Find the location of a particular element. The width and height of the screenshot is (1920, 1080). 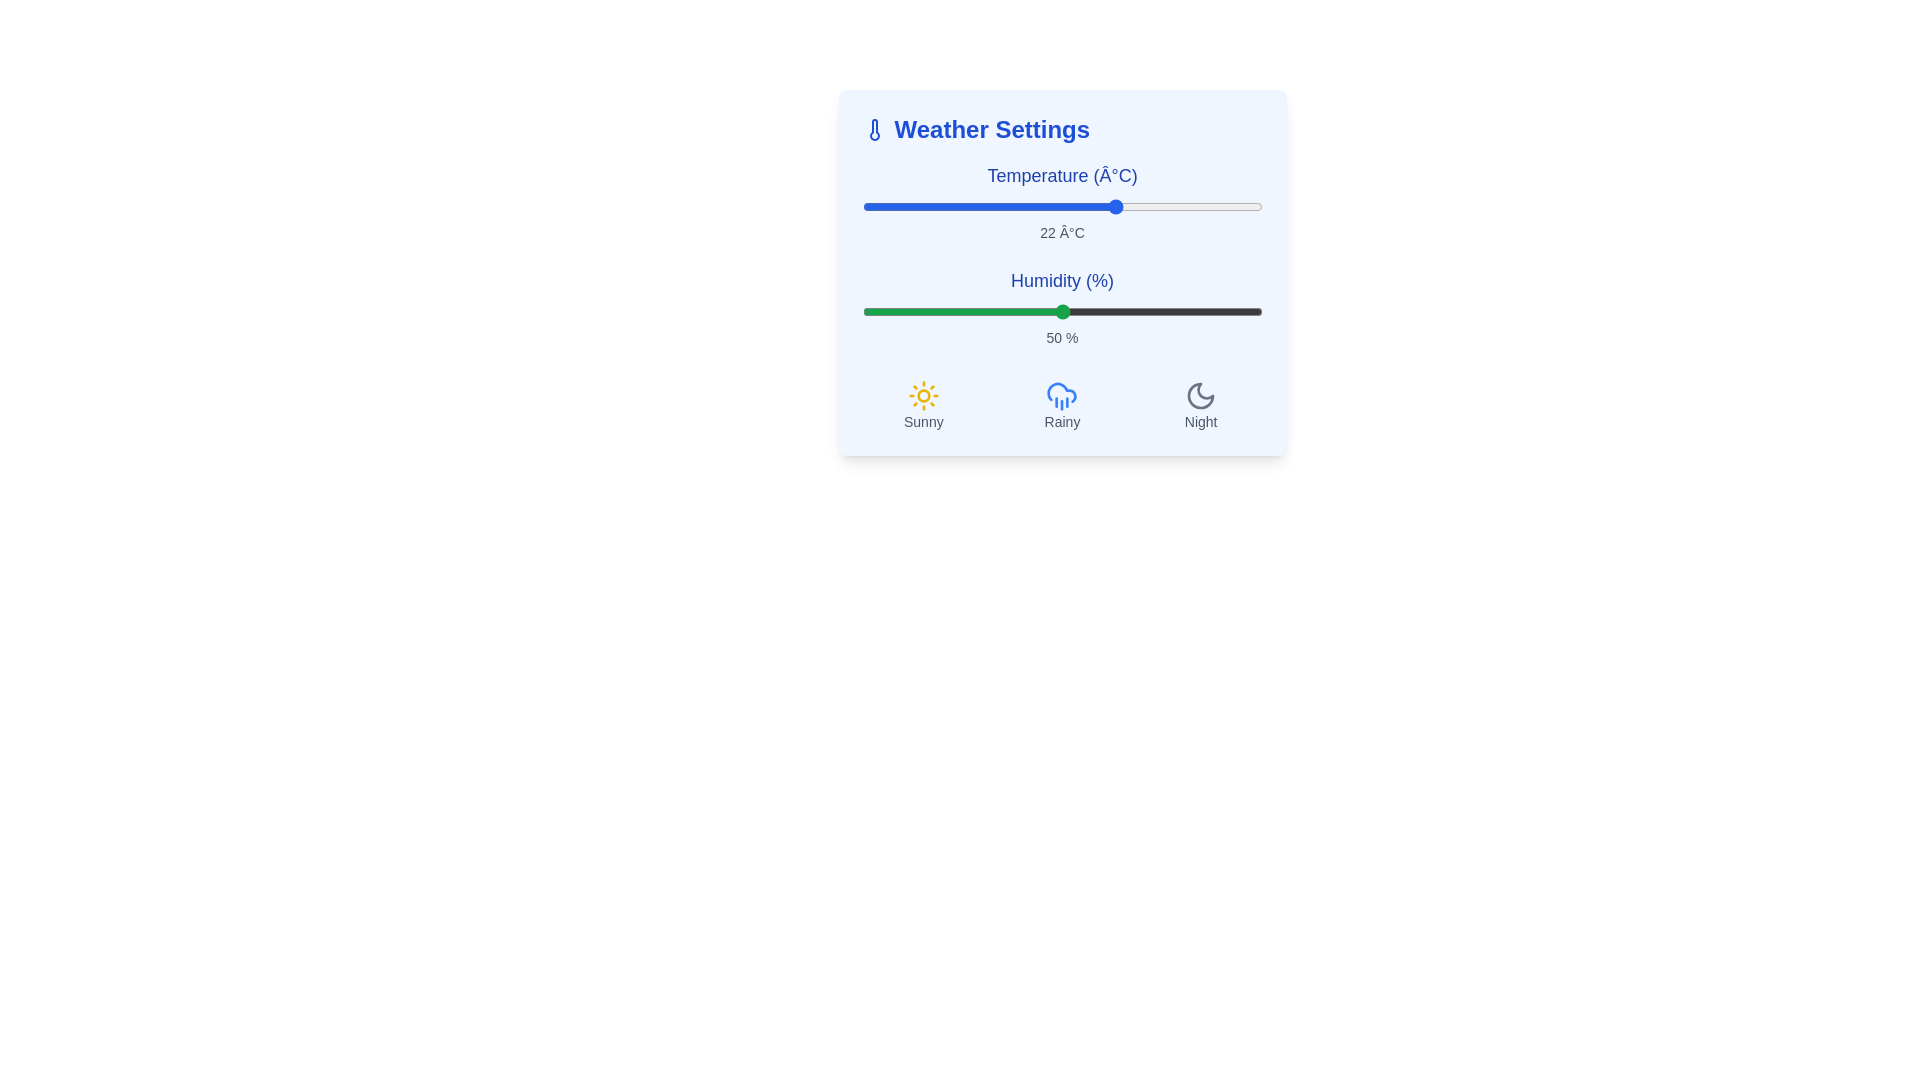

text label displaying 'Rainy' located beneath the 'cloud rain' icon, centered between the 'Sunny' and 'Night' sections is located at coordinates (1061, 420).